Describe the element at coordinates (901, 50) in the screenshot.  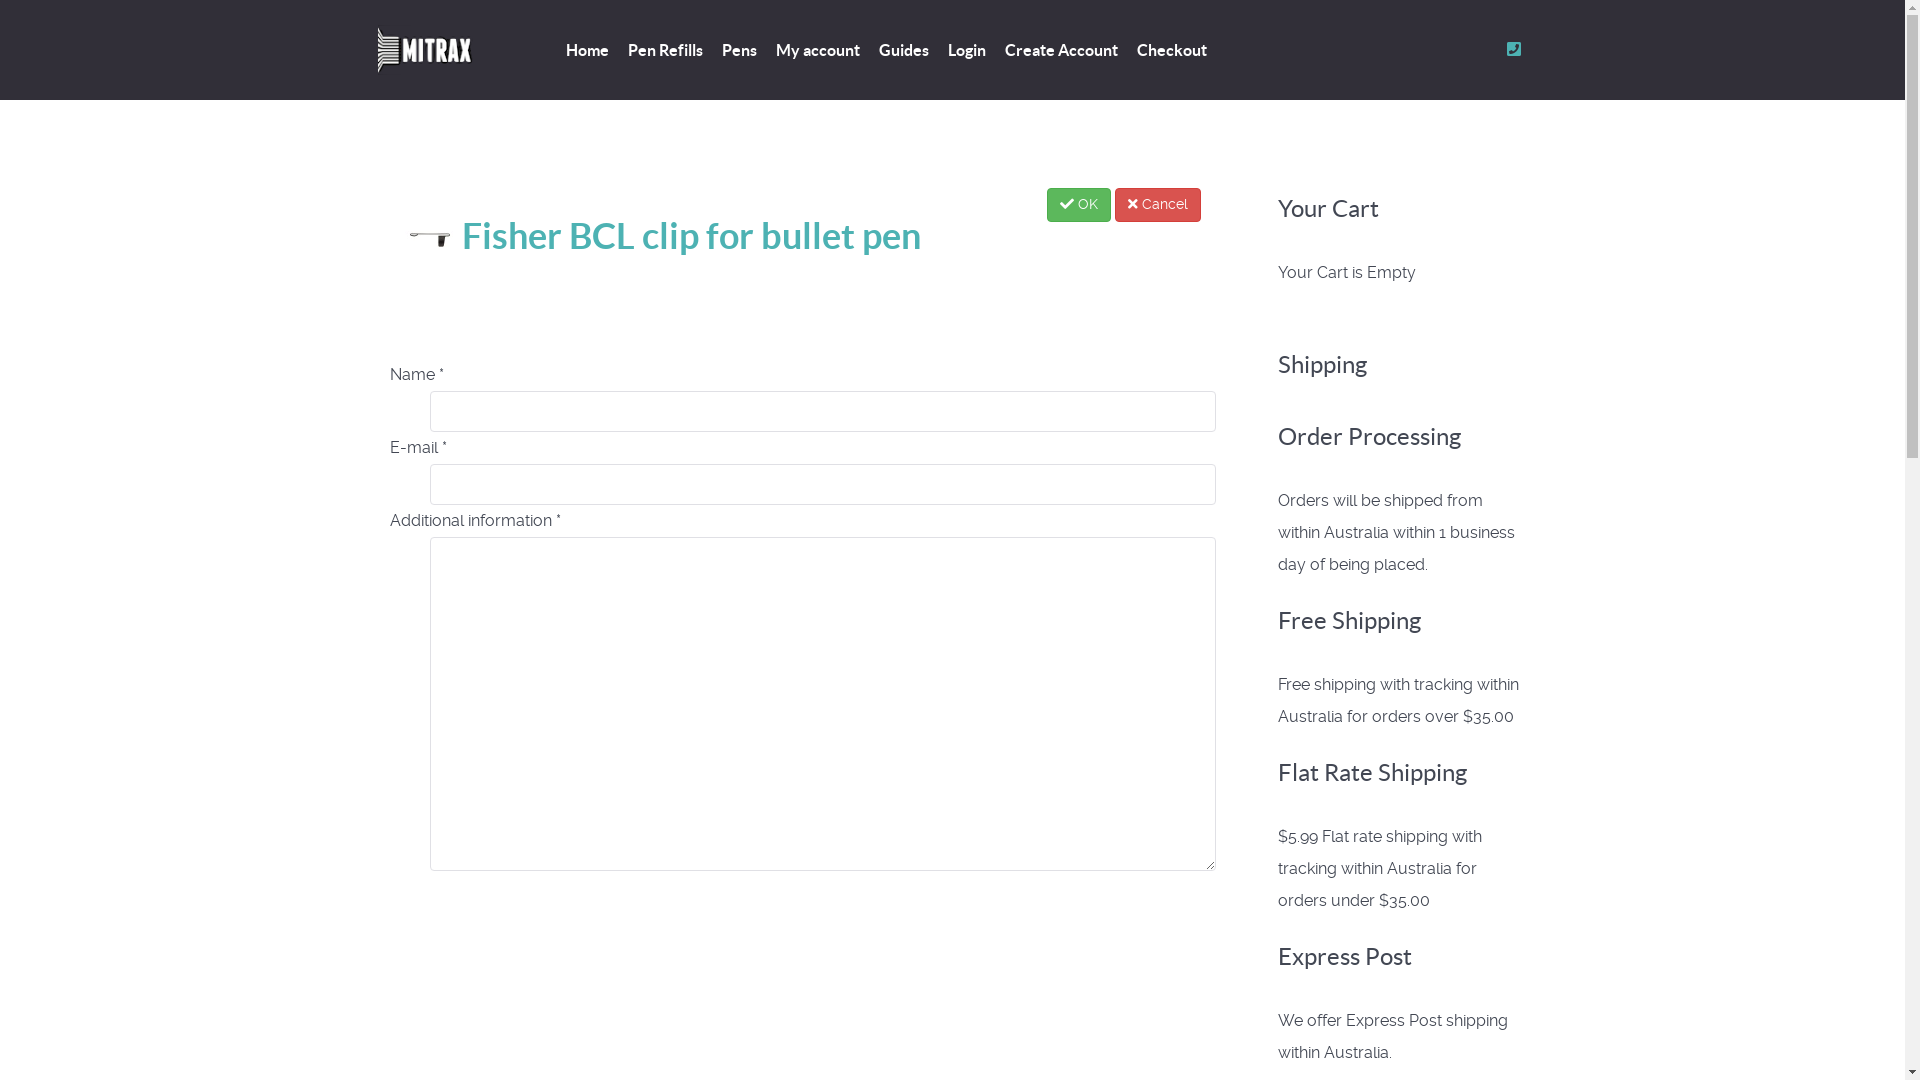
I see `'Guides'` at that location.